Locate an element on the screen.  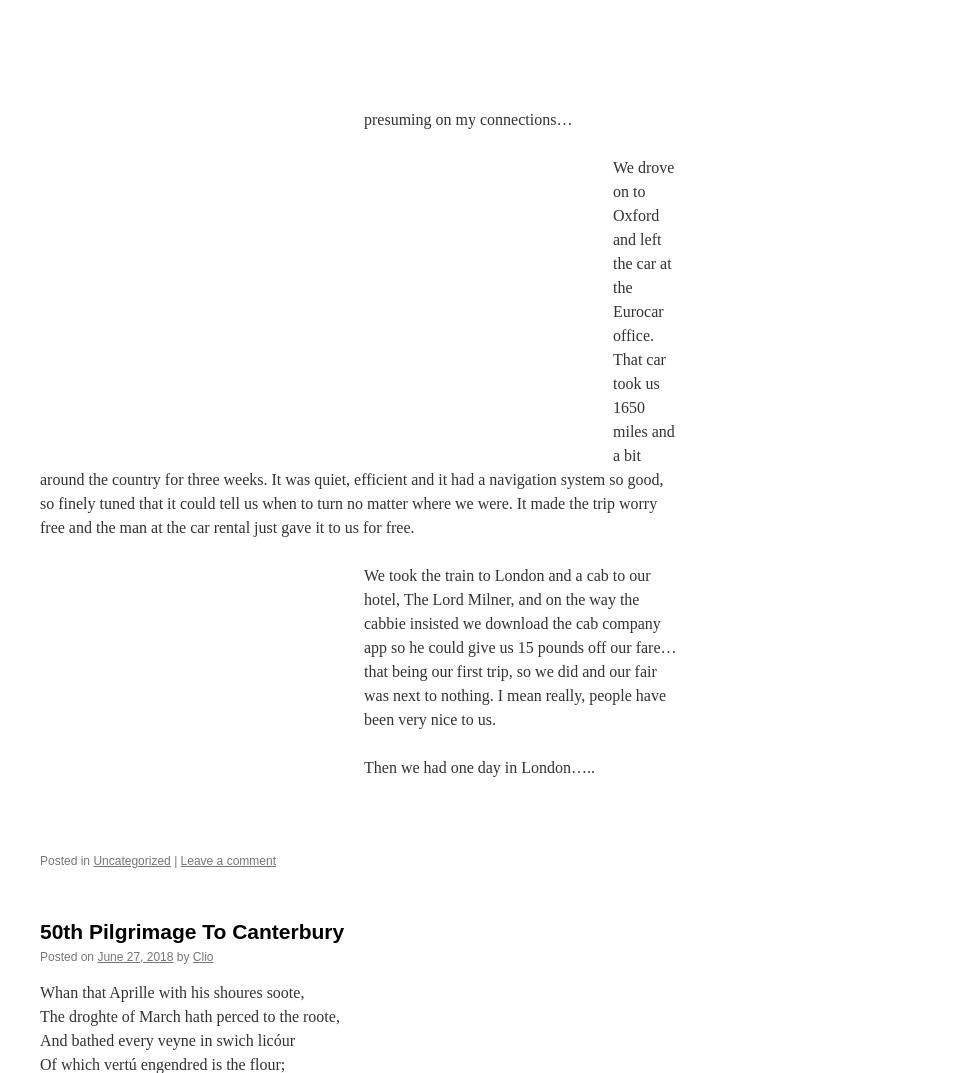
'Whan that Aprille with his shoures soote,' is located at coordinates (171, 990).